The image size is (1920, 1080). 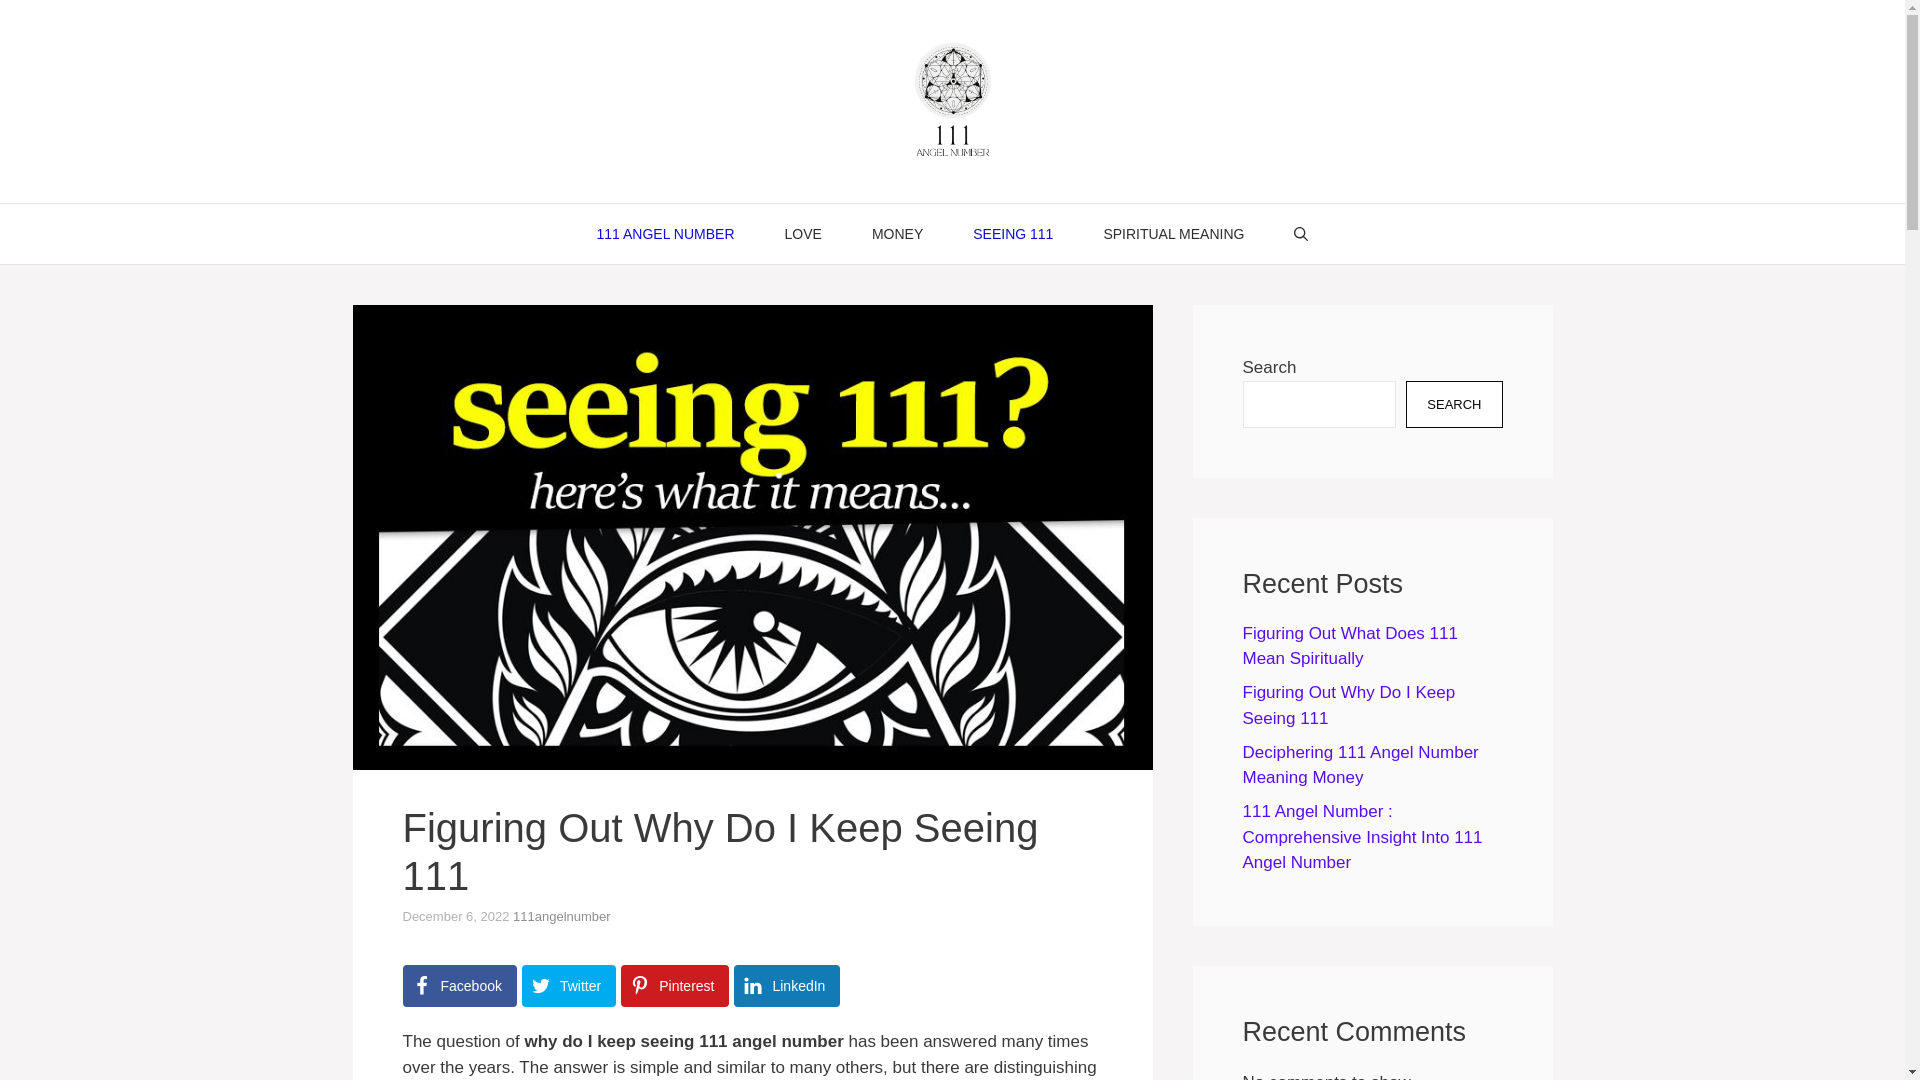 What do you see at coordinates (1173, 233) in the screenshot?
I see `'SPIRITUAL MEANING'` at bounding box center [1173, 233].